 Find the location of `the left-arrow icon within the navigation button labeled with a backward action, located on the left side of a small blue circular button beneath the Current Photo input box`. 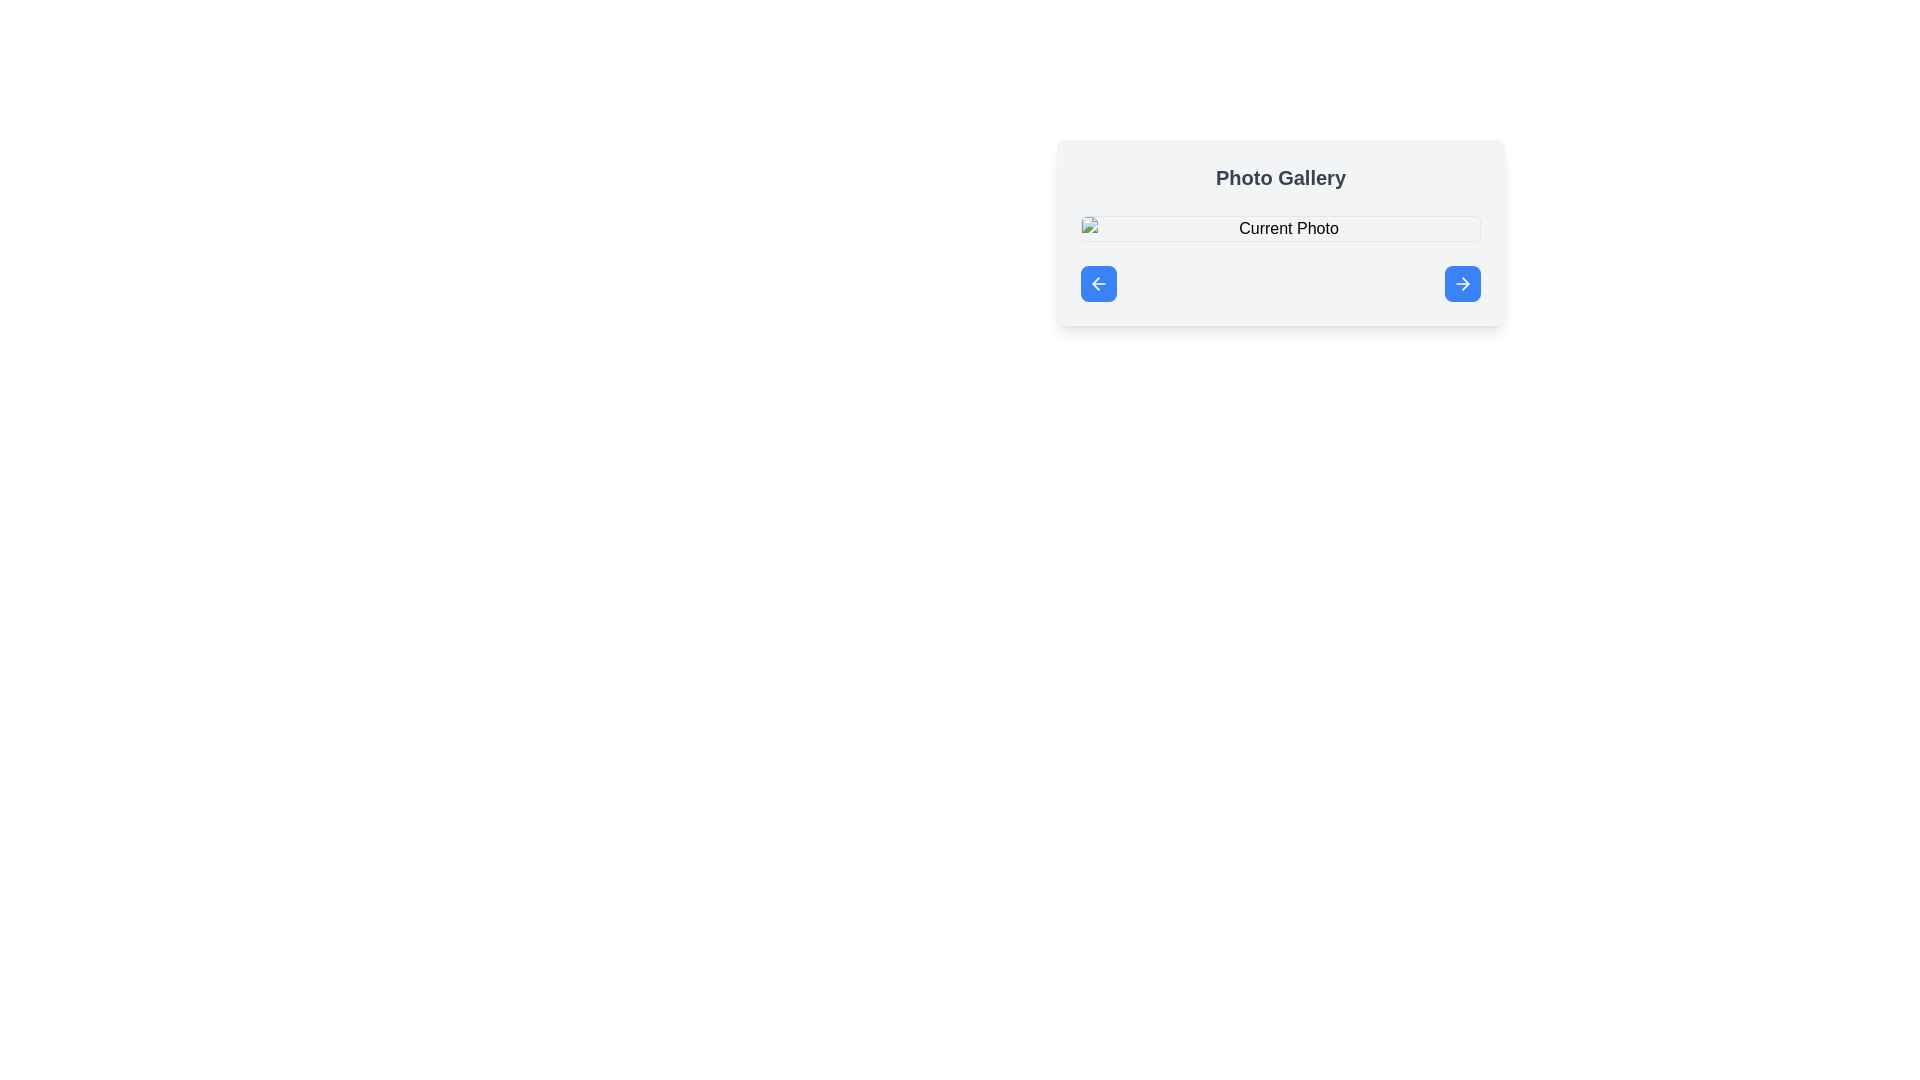

the left-arrow icon within the navigation button labeled with a backward action, located on the left side of a small blue circular button beneath the Current Photo input box is located at coordinates (1095, 284).